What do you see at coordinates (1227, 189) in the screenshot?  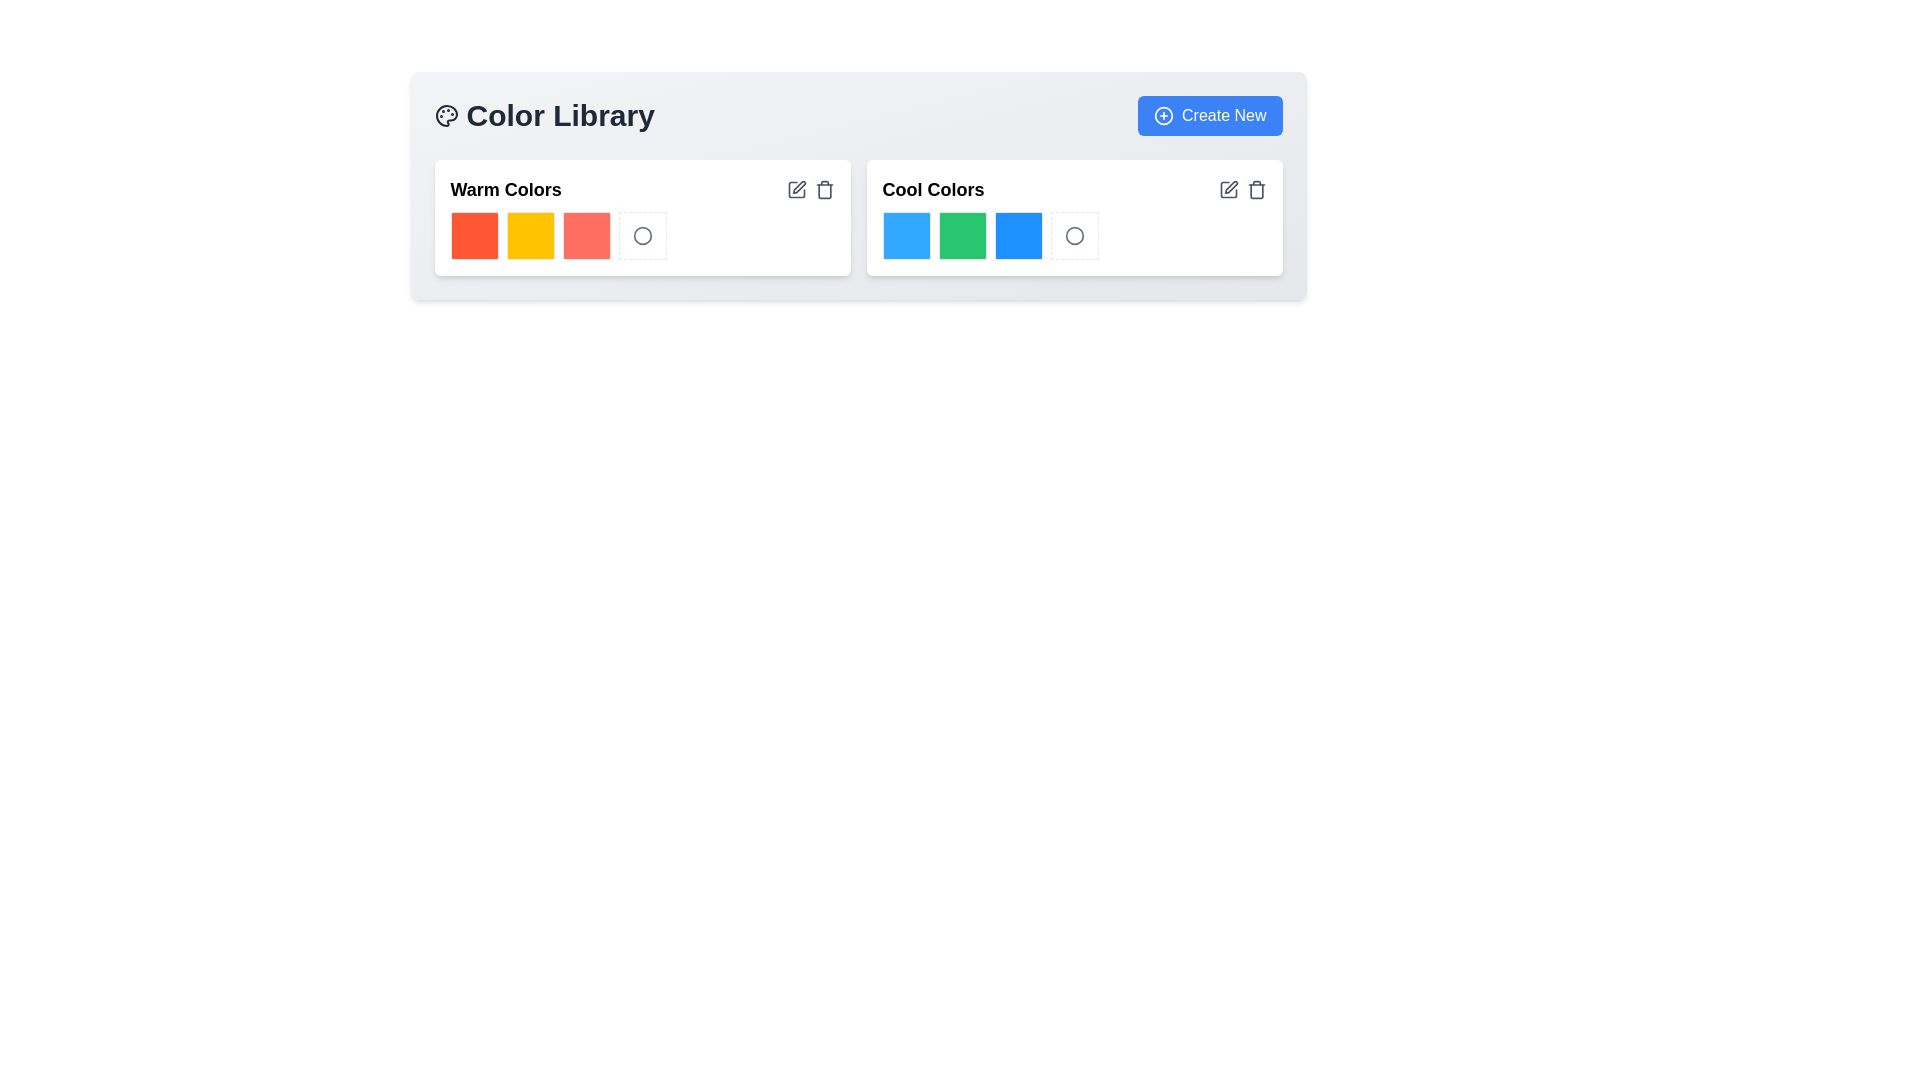 I see `the square pen-shaped icon located in the 'Cool Colors' section` at bounding box center [1227, 189].